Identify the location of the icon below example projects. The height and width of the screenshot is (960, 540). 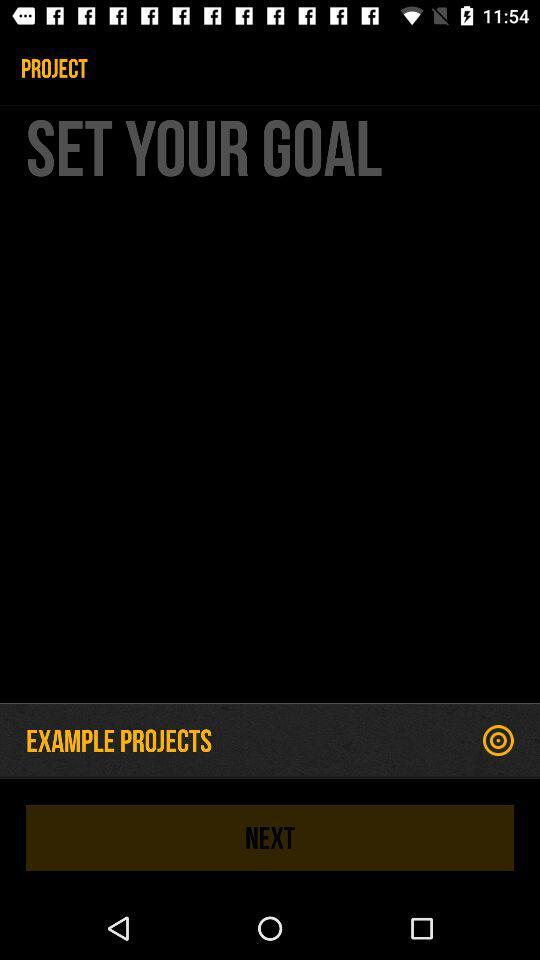
(270, 837).